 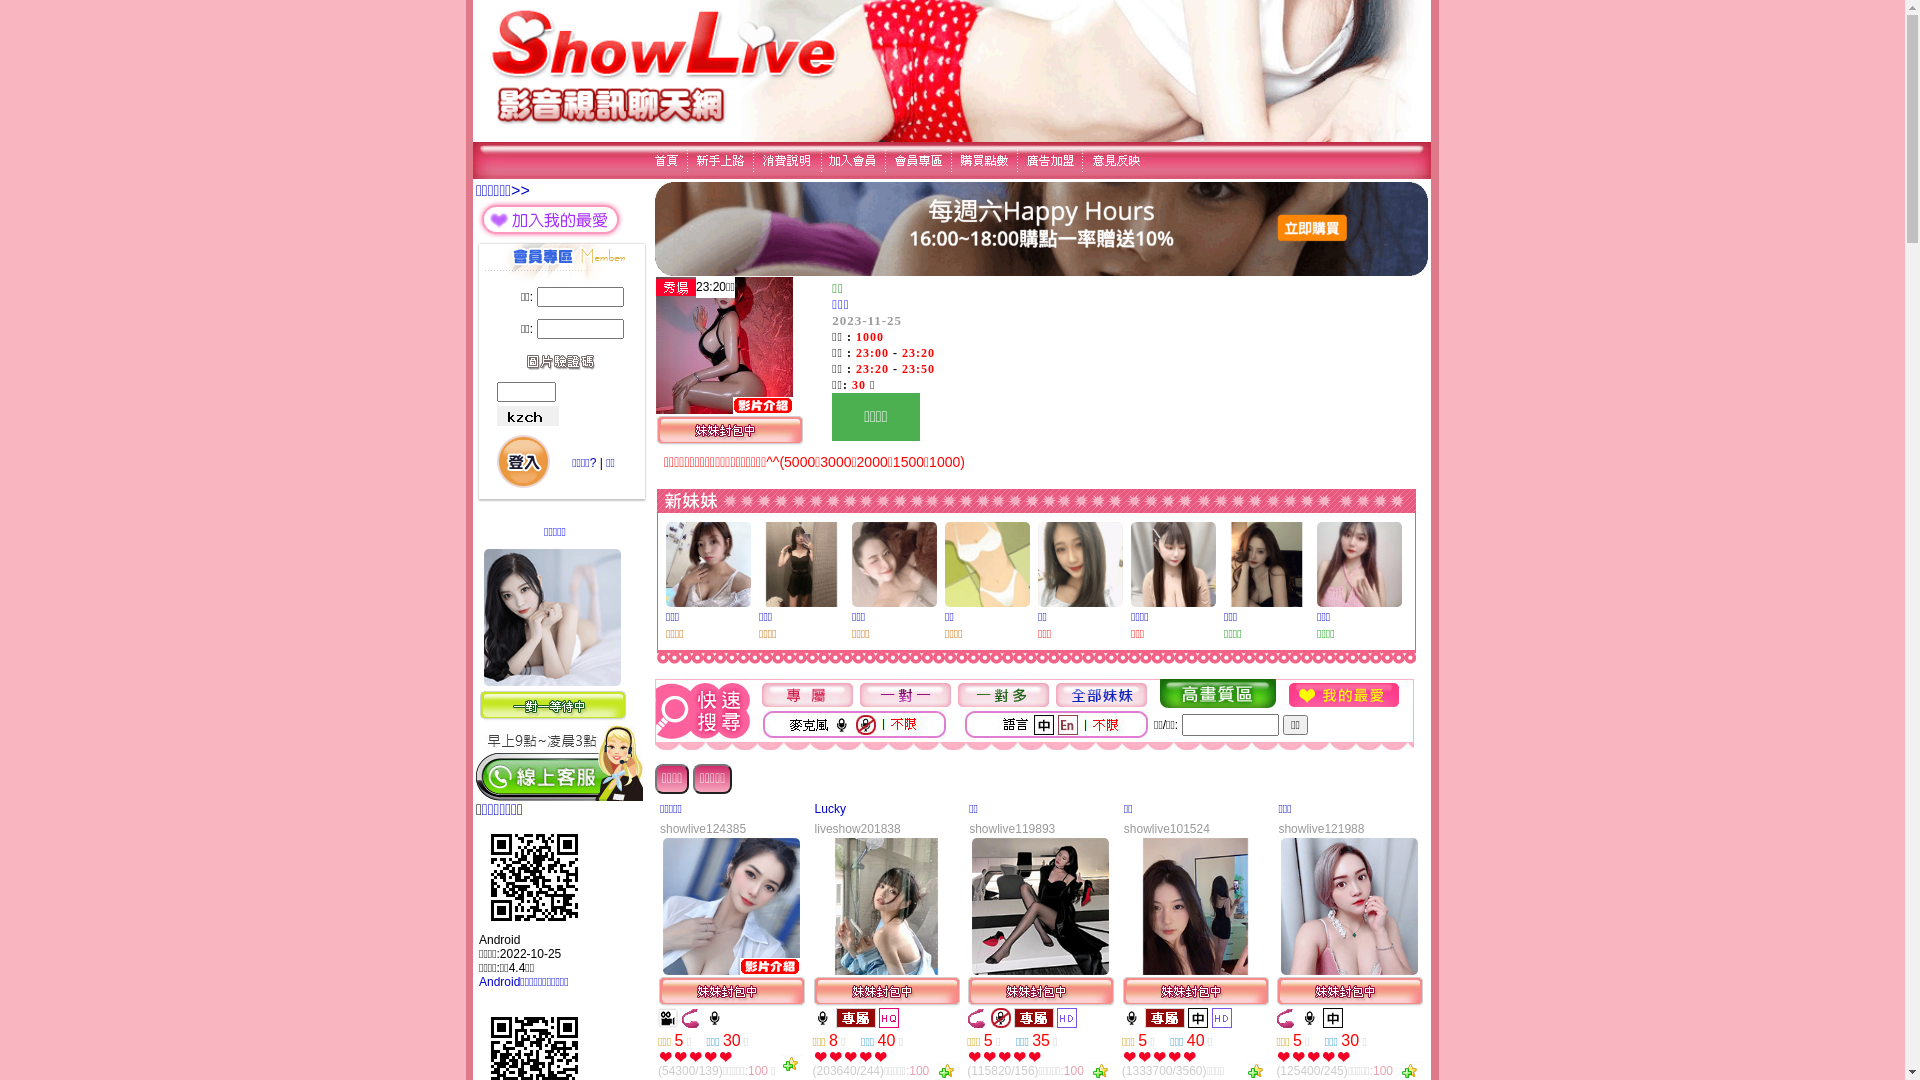 I want to click on 'Lucky', so click(x=815, y=808).